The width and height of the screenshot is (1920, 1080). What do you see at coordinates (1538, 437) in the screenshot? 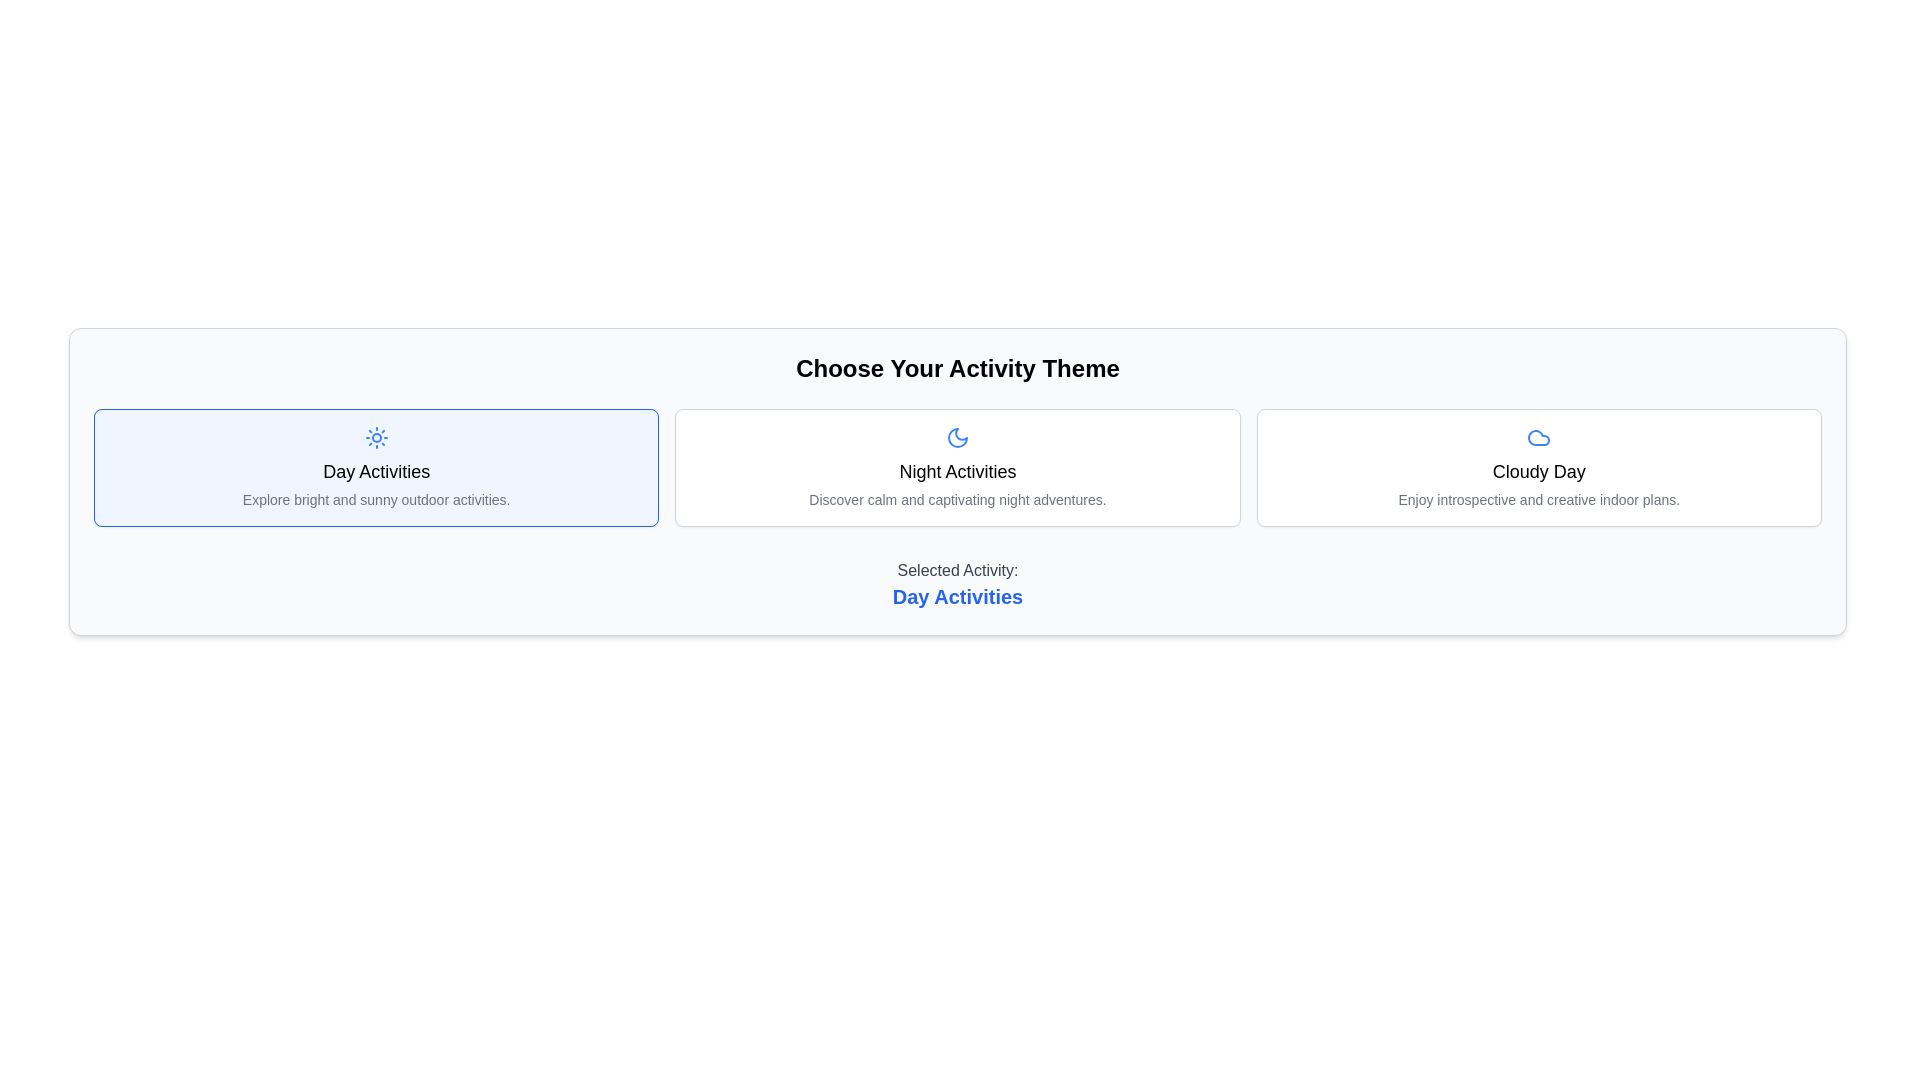
I see `the cloud-shaped icon with a 2-pixel outline located in the third card titled 'Cloudy Day' under the 'Choose Your Activity Theme' section` at bounding box center [1538, 437].